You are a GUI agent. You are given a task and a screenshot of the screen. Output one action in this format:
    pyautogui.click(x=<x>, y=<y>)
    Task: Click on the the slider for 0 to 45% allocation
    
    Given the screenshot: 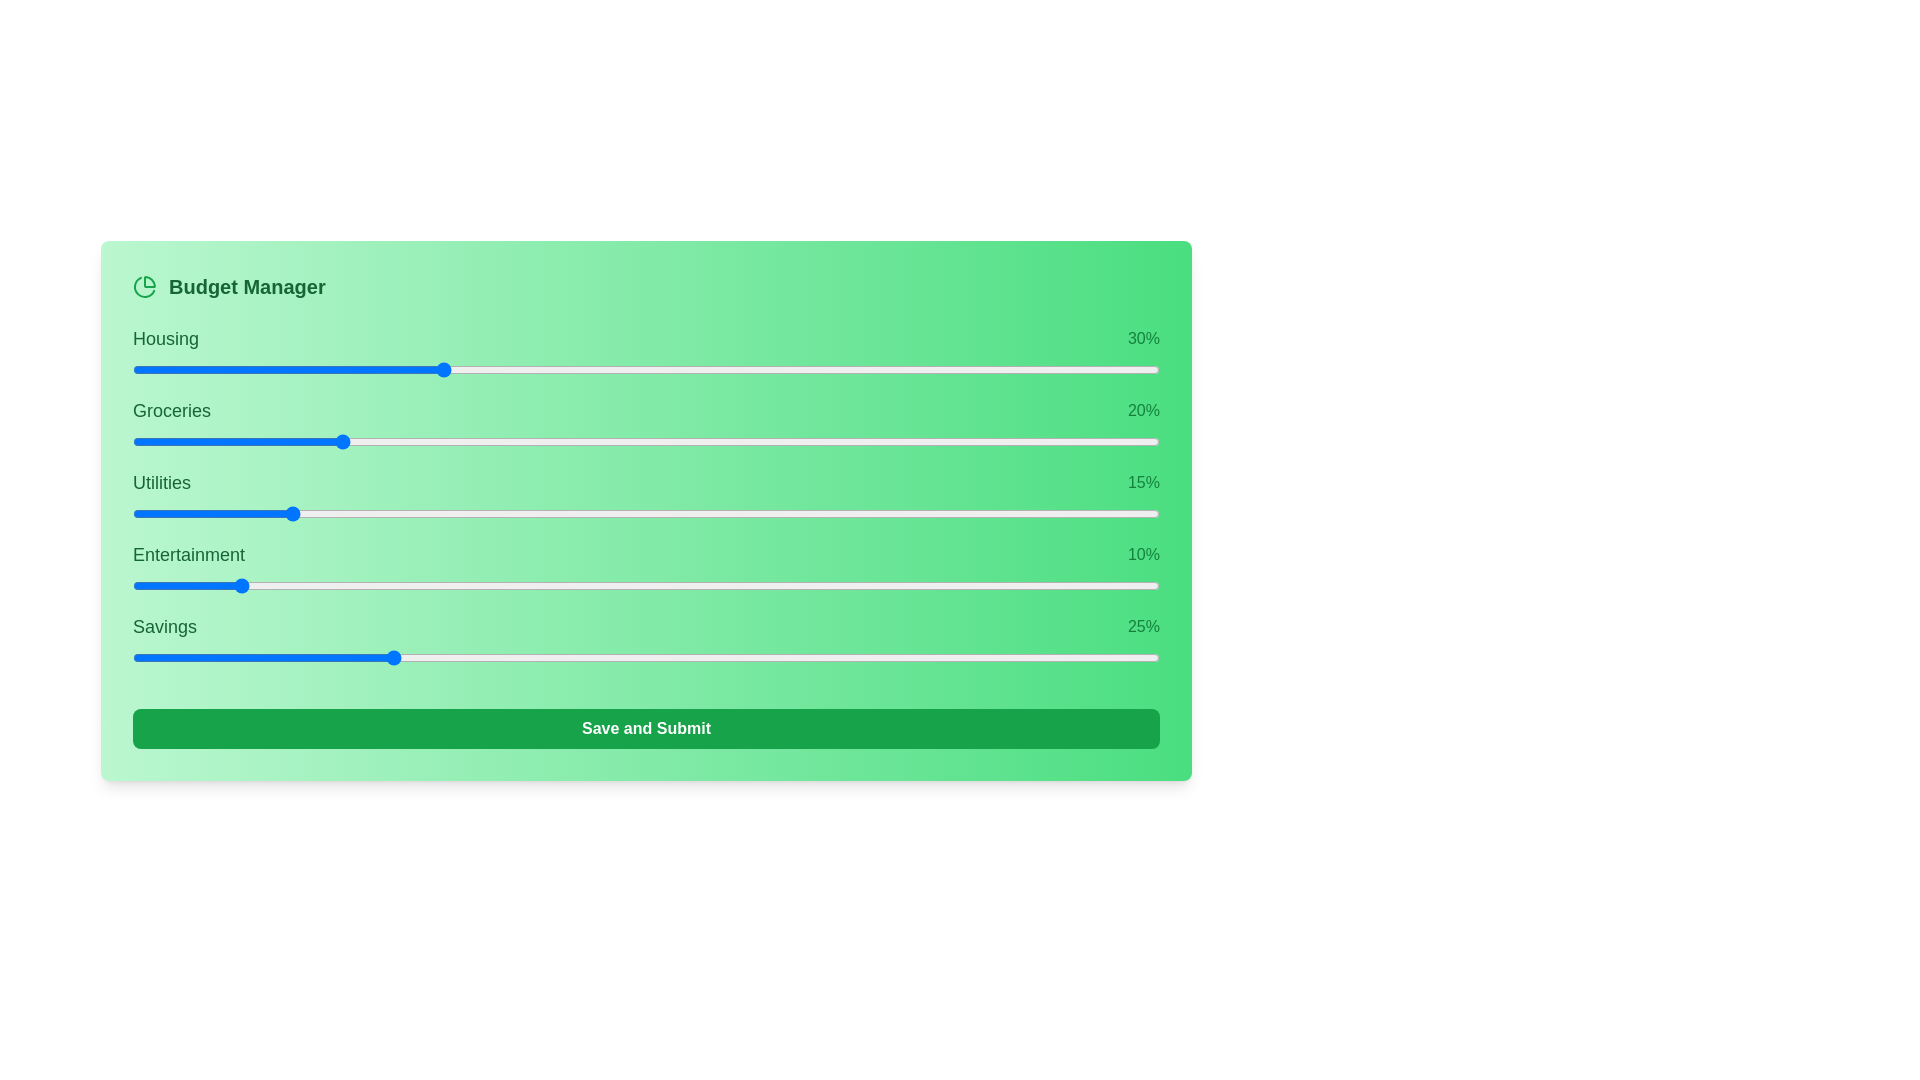 What is the action you would take?
    pyautogui.click(x=877, y=370)
    